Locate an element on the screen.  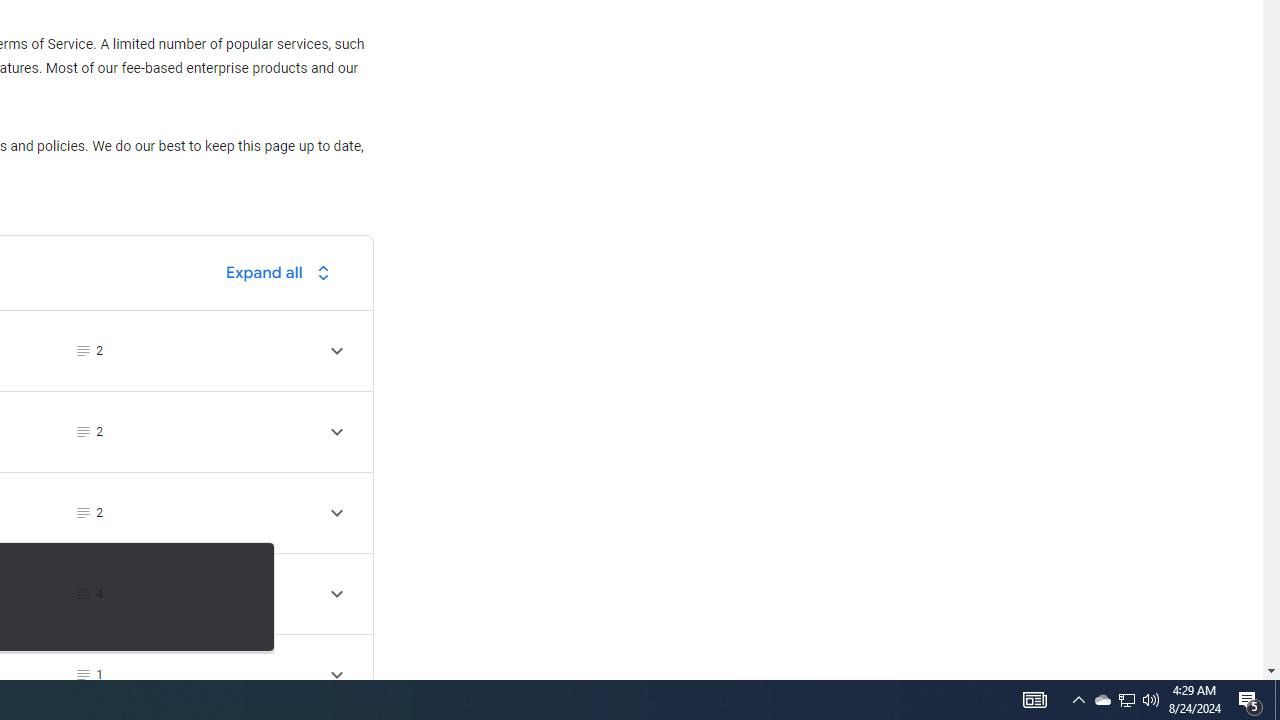
'Expand all' is located at coordinates (282, 272).